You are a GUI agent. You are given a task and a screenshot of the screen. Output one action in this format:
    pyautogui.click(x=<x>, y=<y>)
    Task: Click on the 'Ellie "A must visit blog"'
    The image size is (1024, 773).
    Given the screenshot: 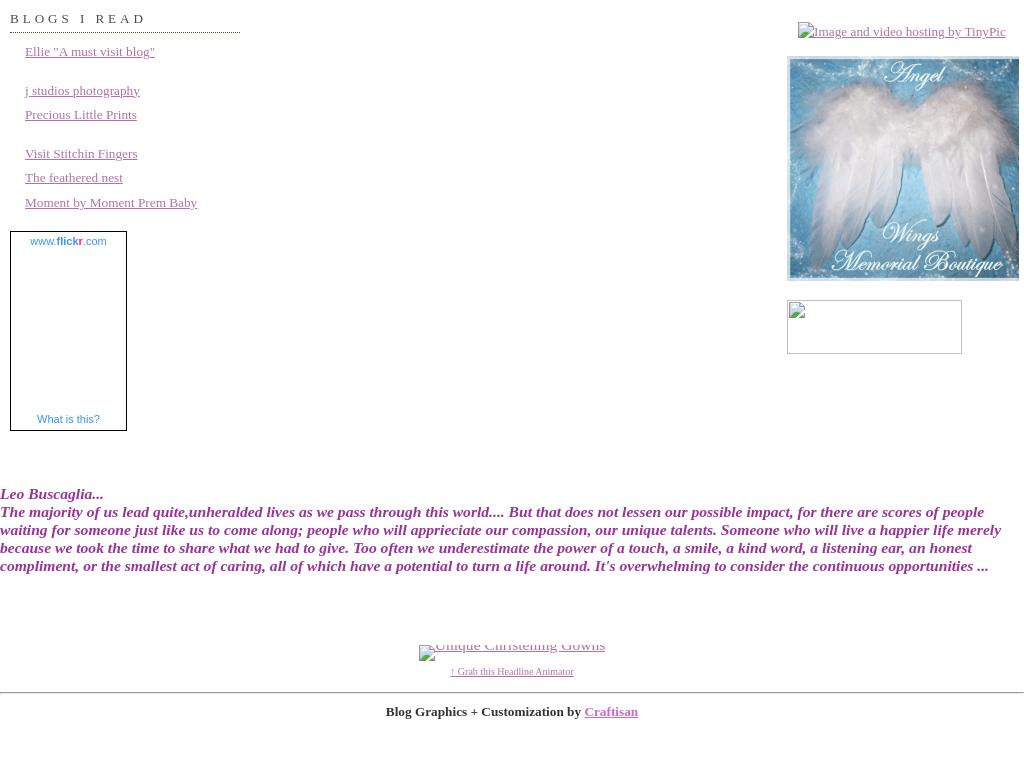 What is the action you would take?
    pyautogui.click(x=90, y=50)
    